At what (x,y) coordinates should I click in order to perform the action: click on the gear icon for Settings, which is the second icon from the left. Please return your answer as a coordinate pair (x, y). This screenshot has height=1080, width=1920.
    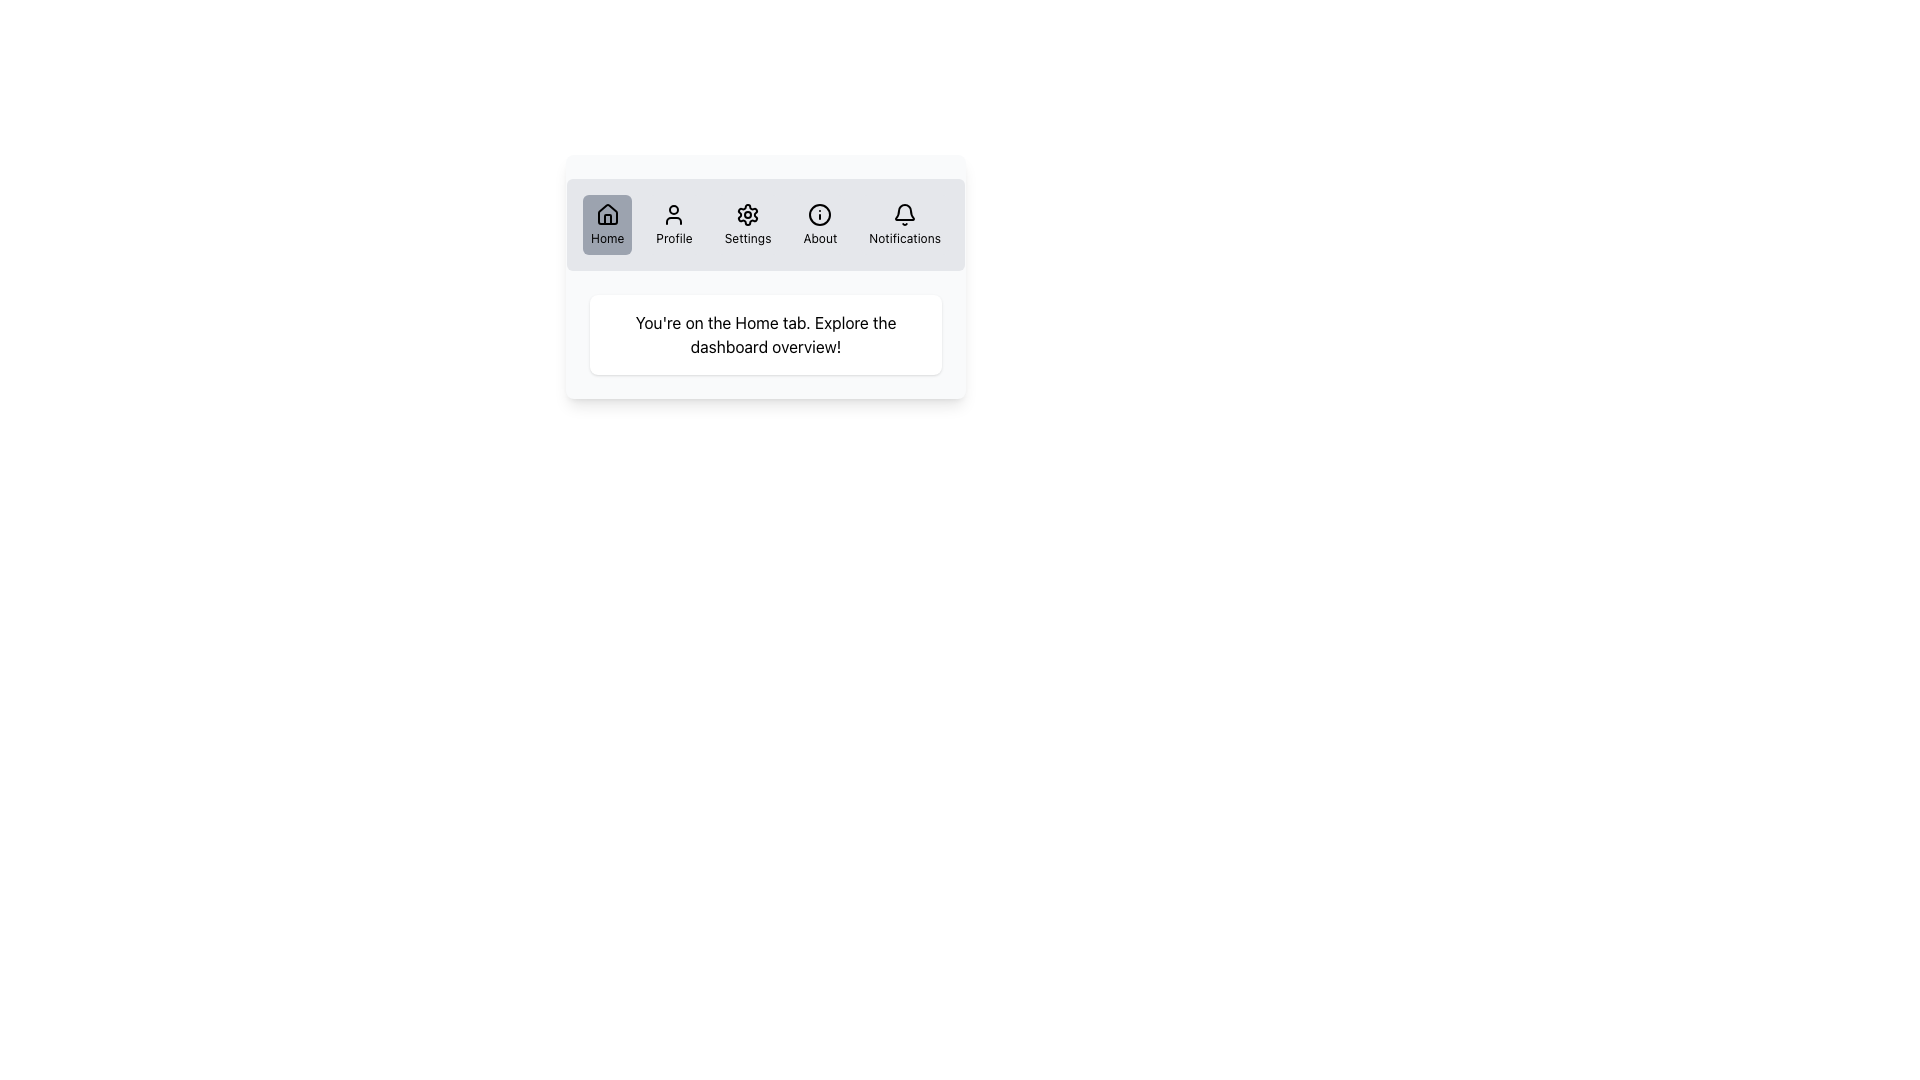
    Looking at the image, I should click on (747, 215).